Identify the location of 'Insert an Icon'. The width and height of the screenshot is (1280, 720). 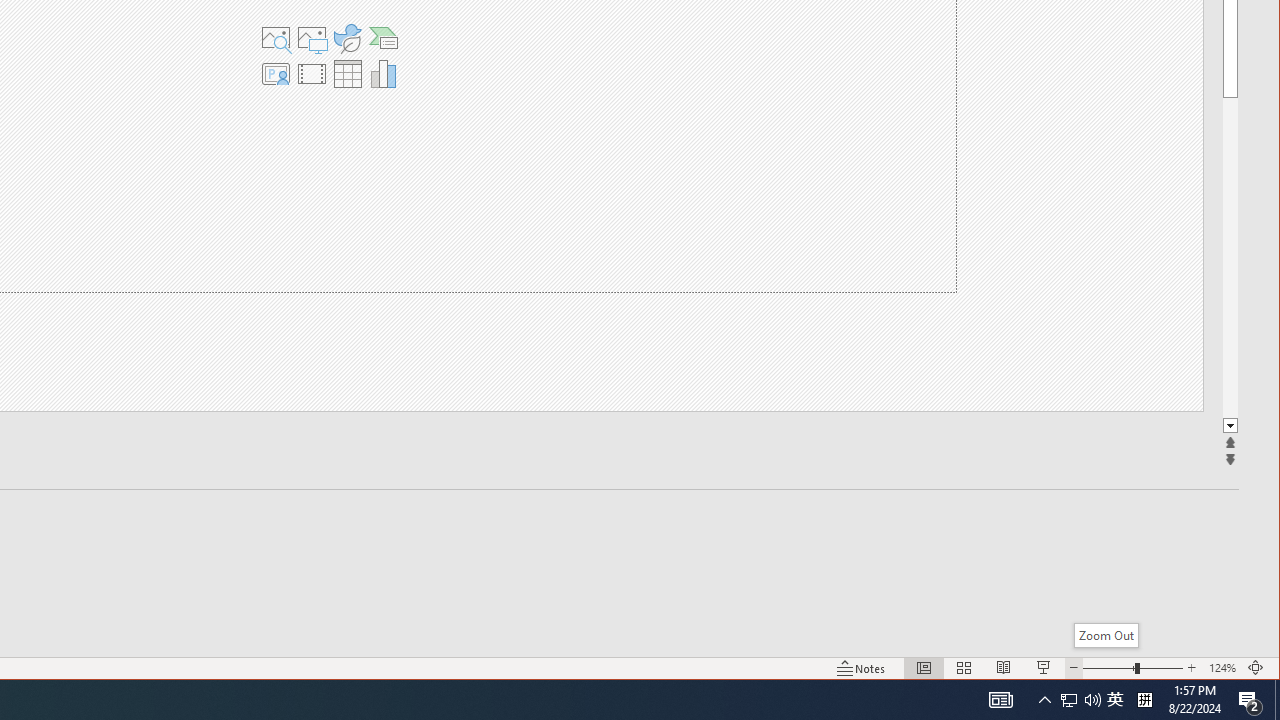
(347, 38).